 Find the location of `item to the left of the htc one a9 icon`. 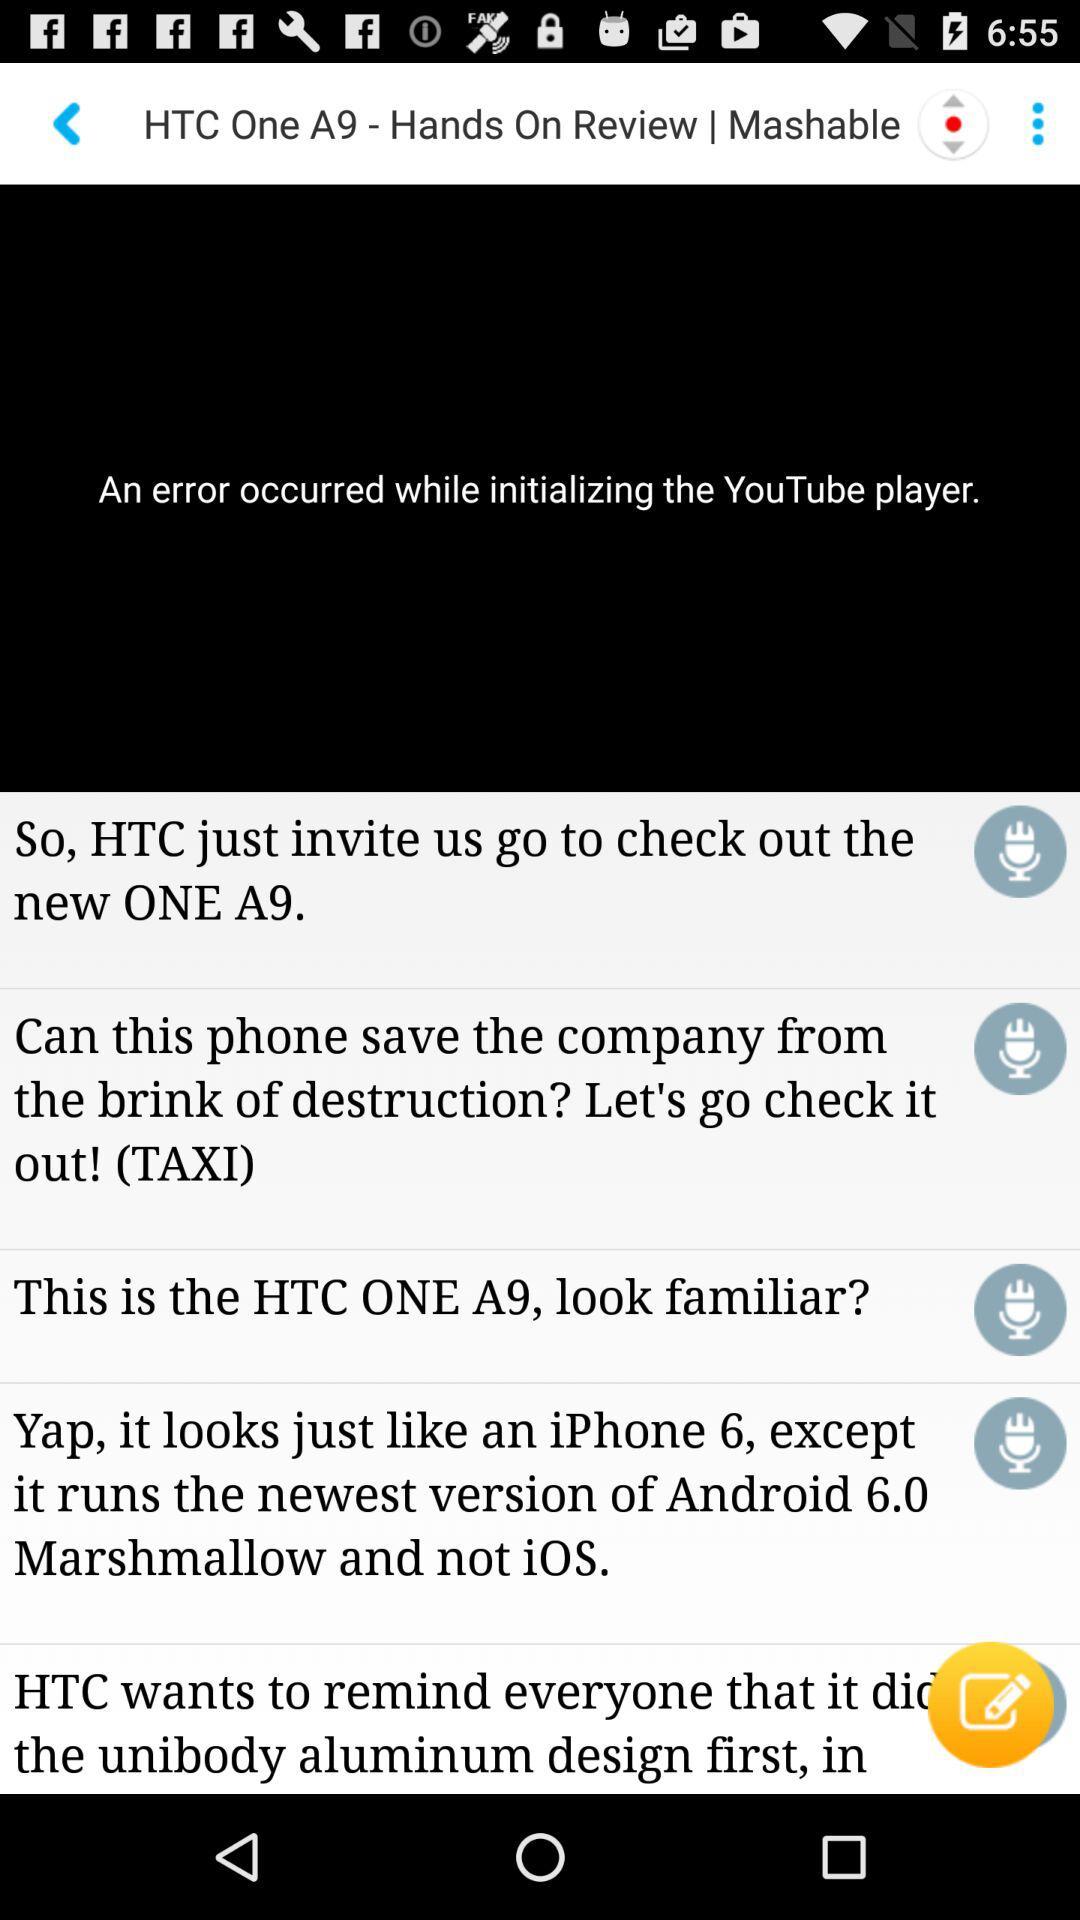

item to the left of the htc one a9 icon is located at coordinates (68, 122).